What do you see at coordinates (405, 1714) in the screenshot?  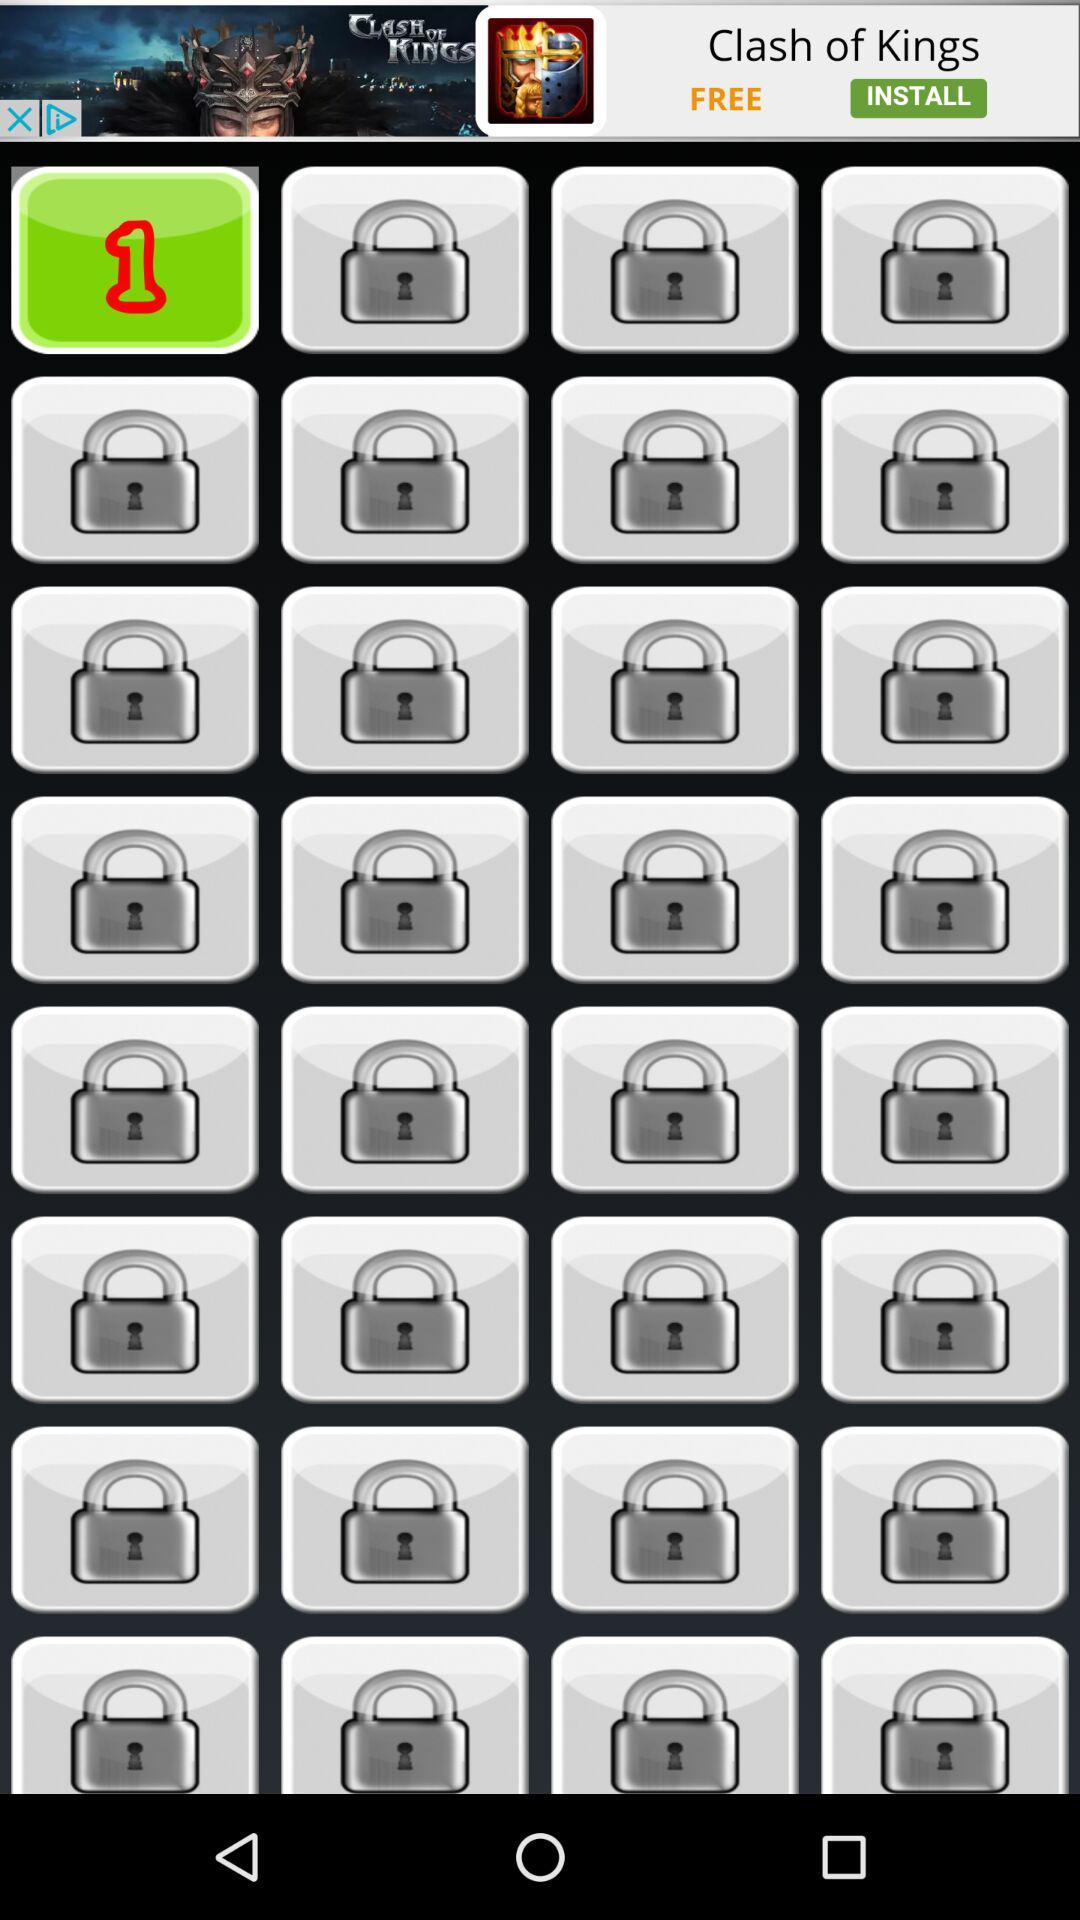 I see `unlock button` at bounding box center [405, 1714].